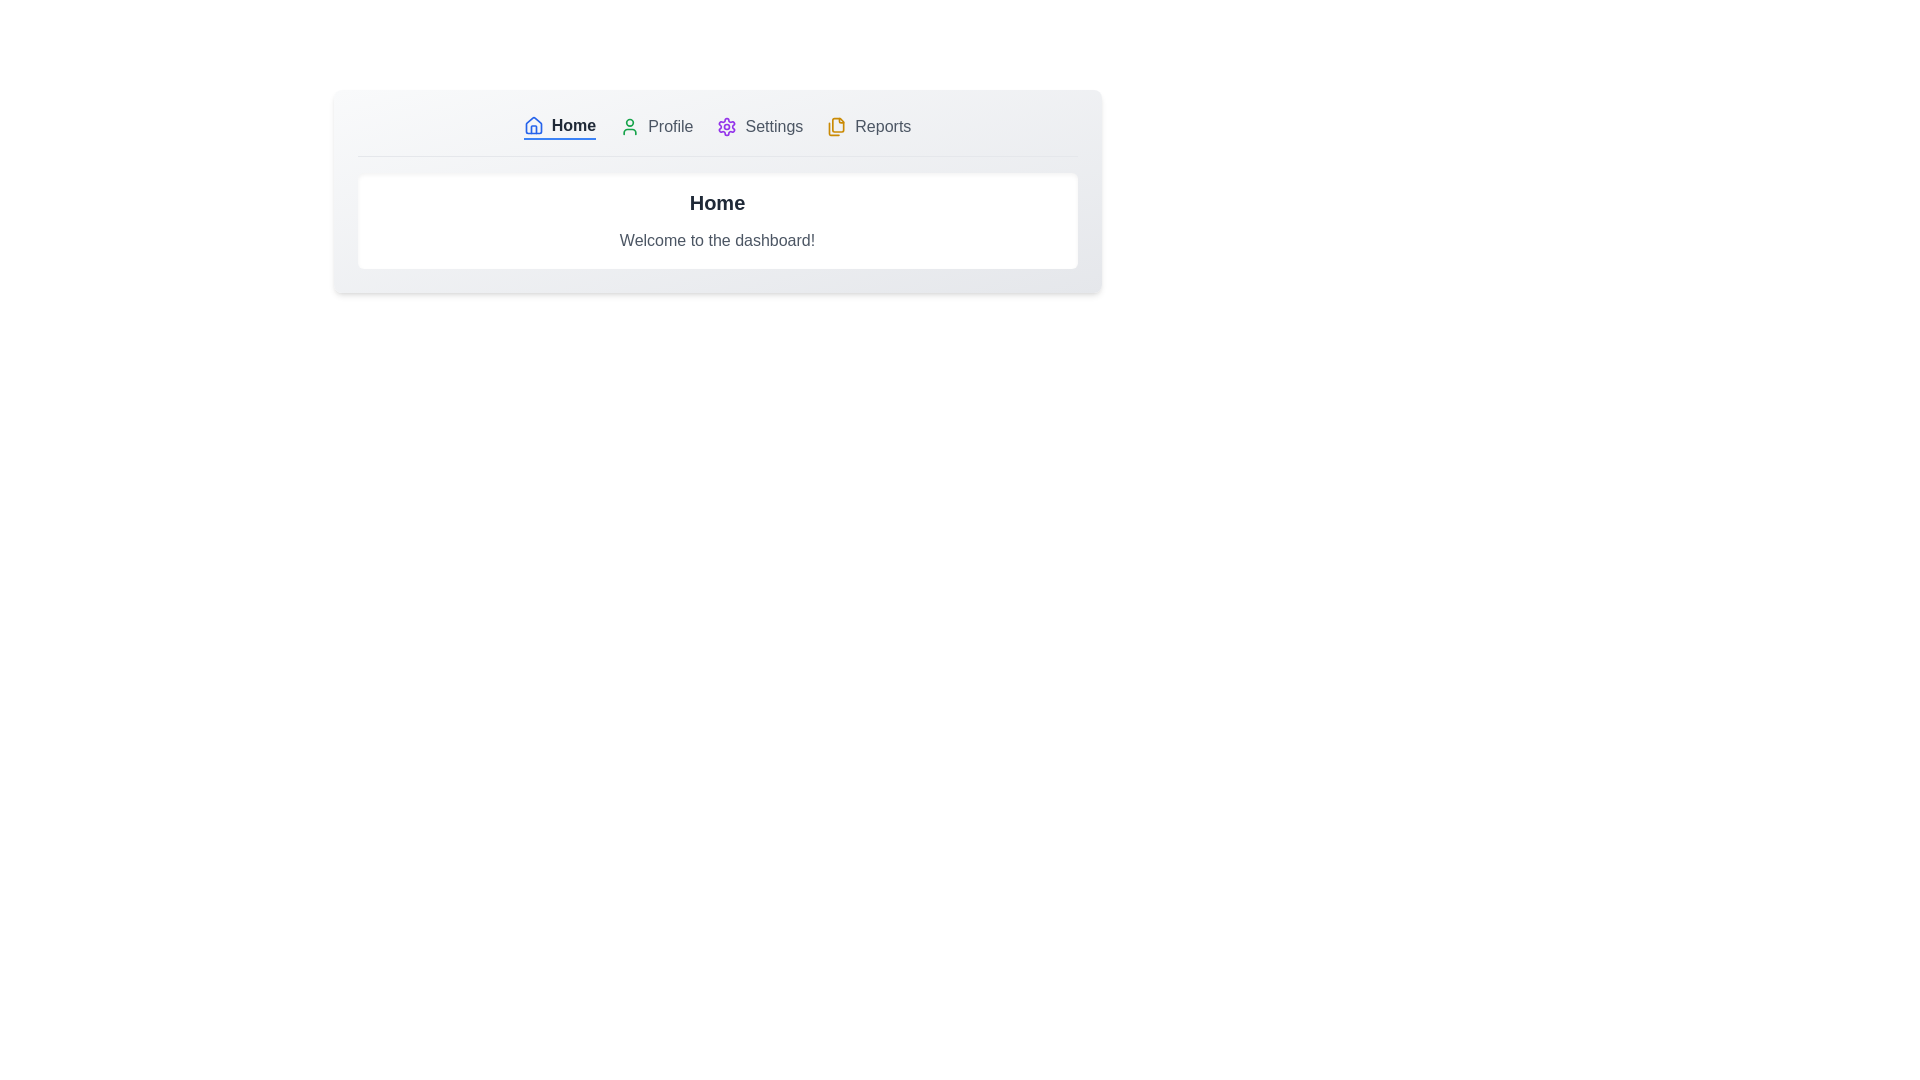 Image resolution: width=1920 pixels, height=1080 pixels. I want to click on the tab labeled Profile by clicking on its button, so click(656, 127).